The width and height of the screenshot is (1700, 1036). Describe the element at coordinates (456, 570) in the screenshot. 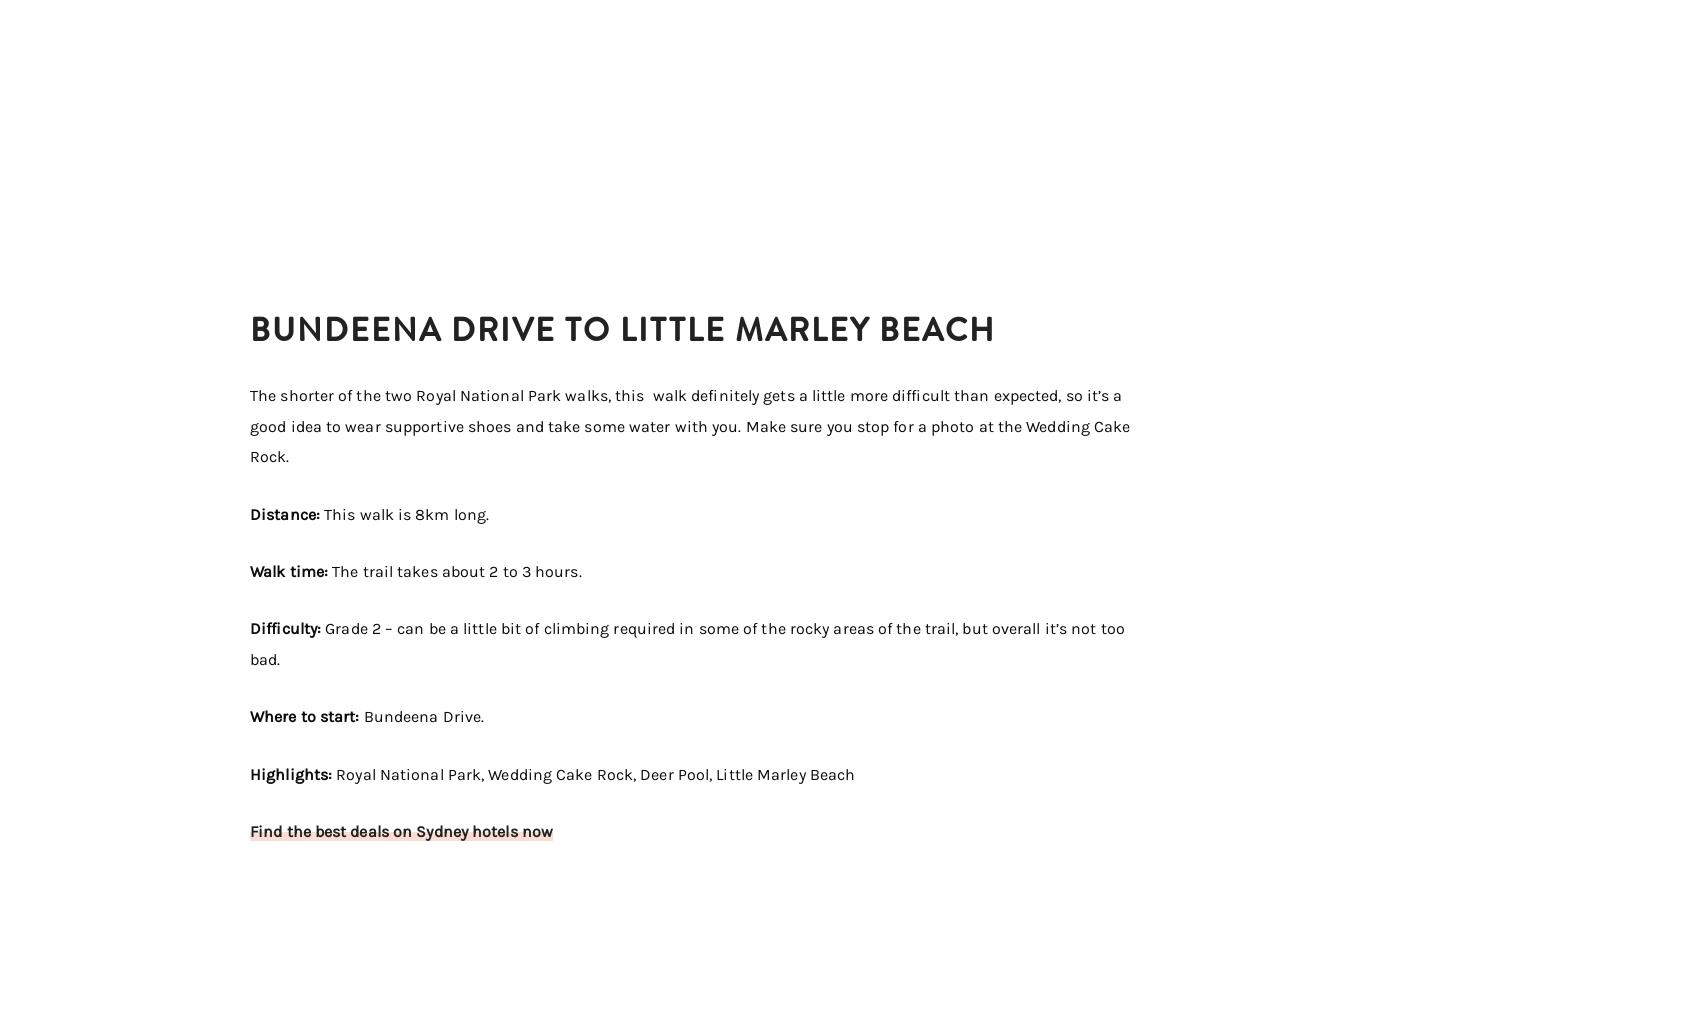

I see `'The trail takes about 2 to 3 hours.'` at that location.